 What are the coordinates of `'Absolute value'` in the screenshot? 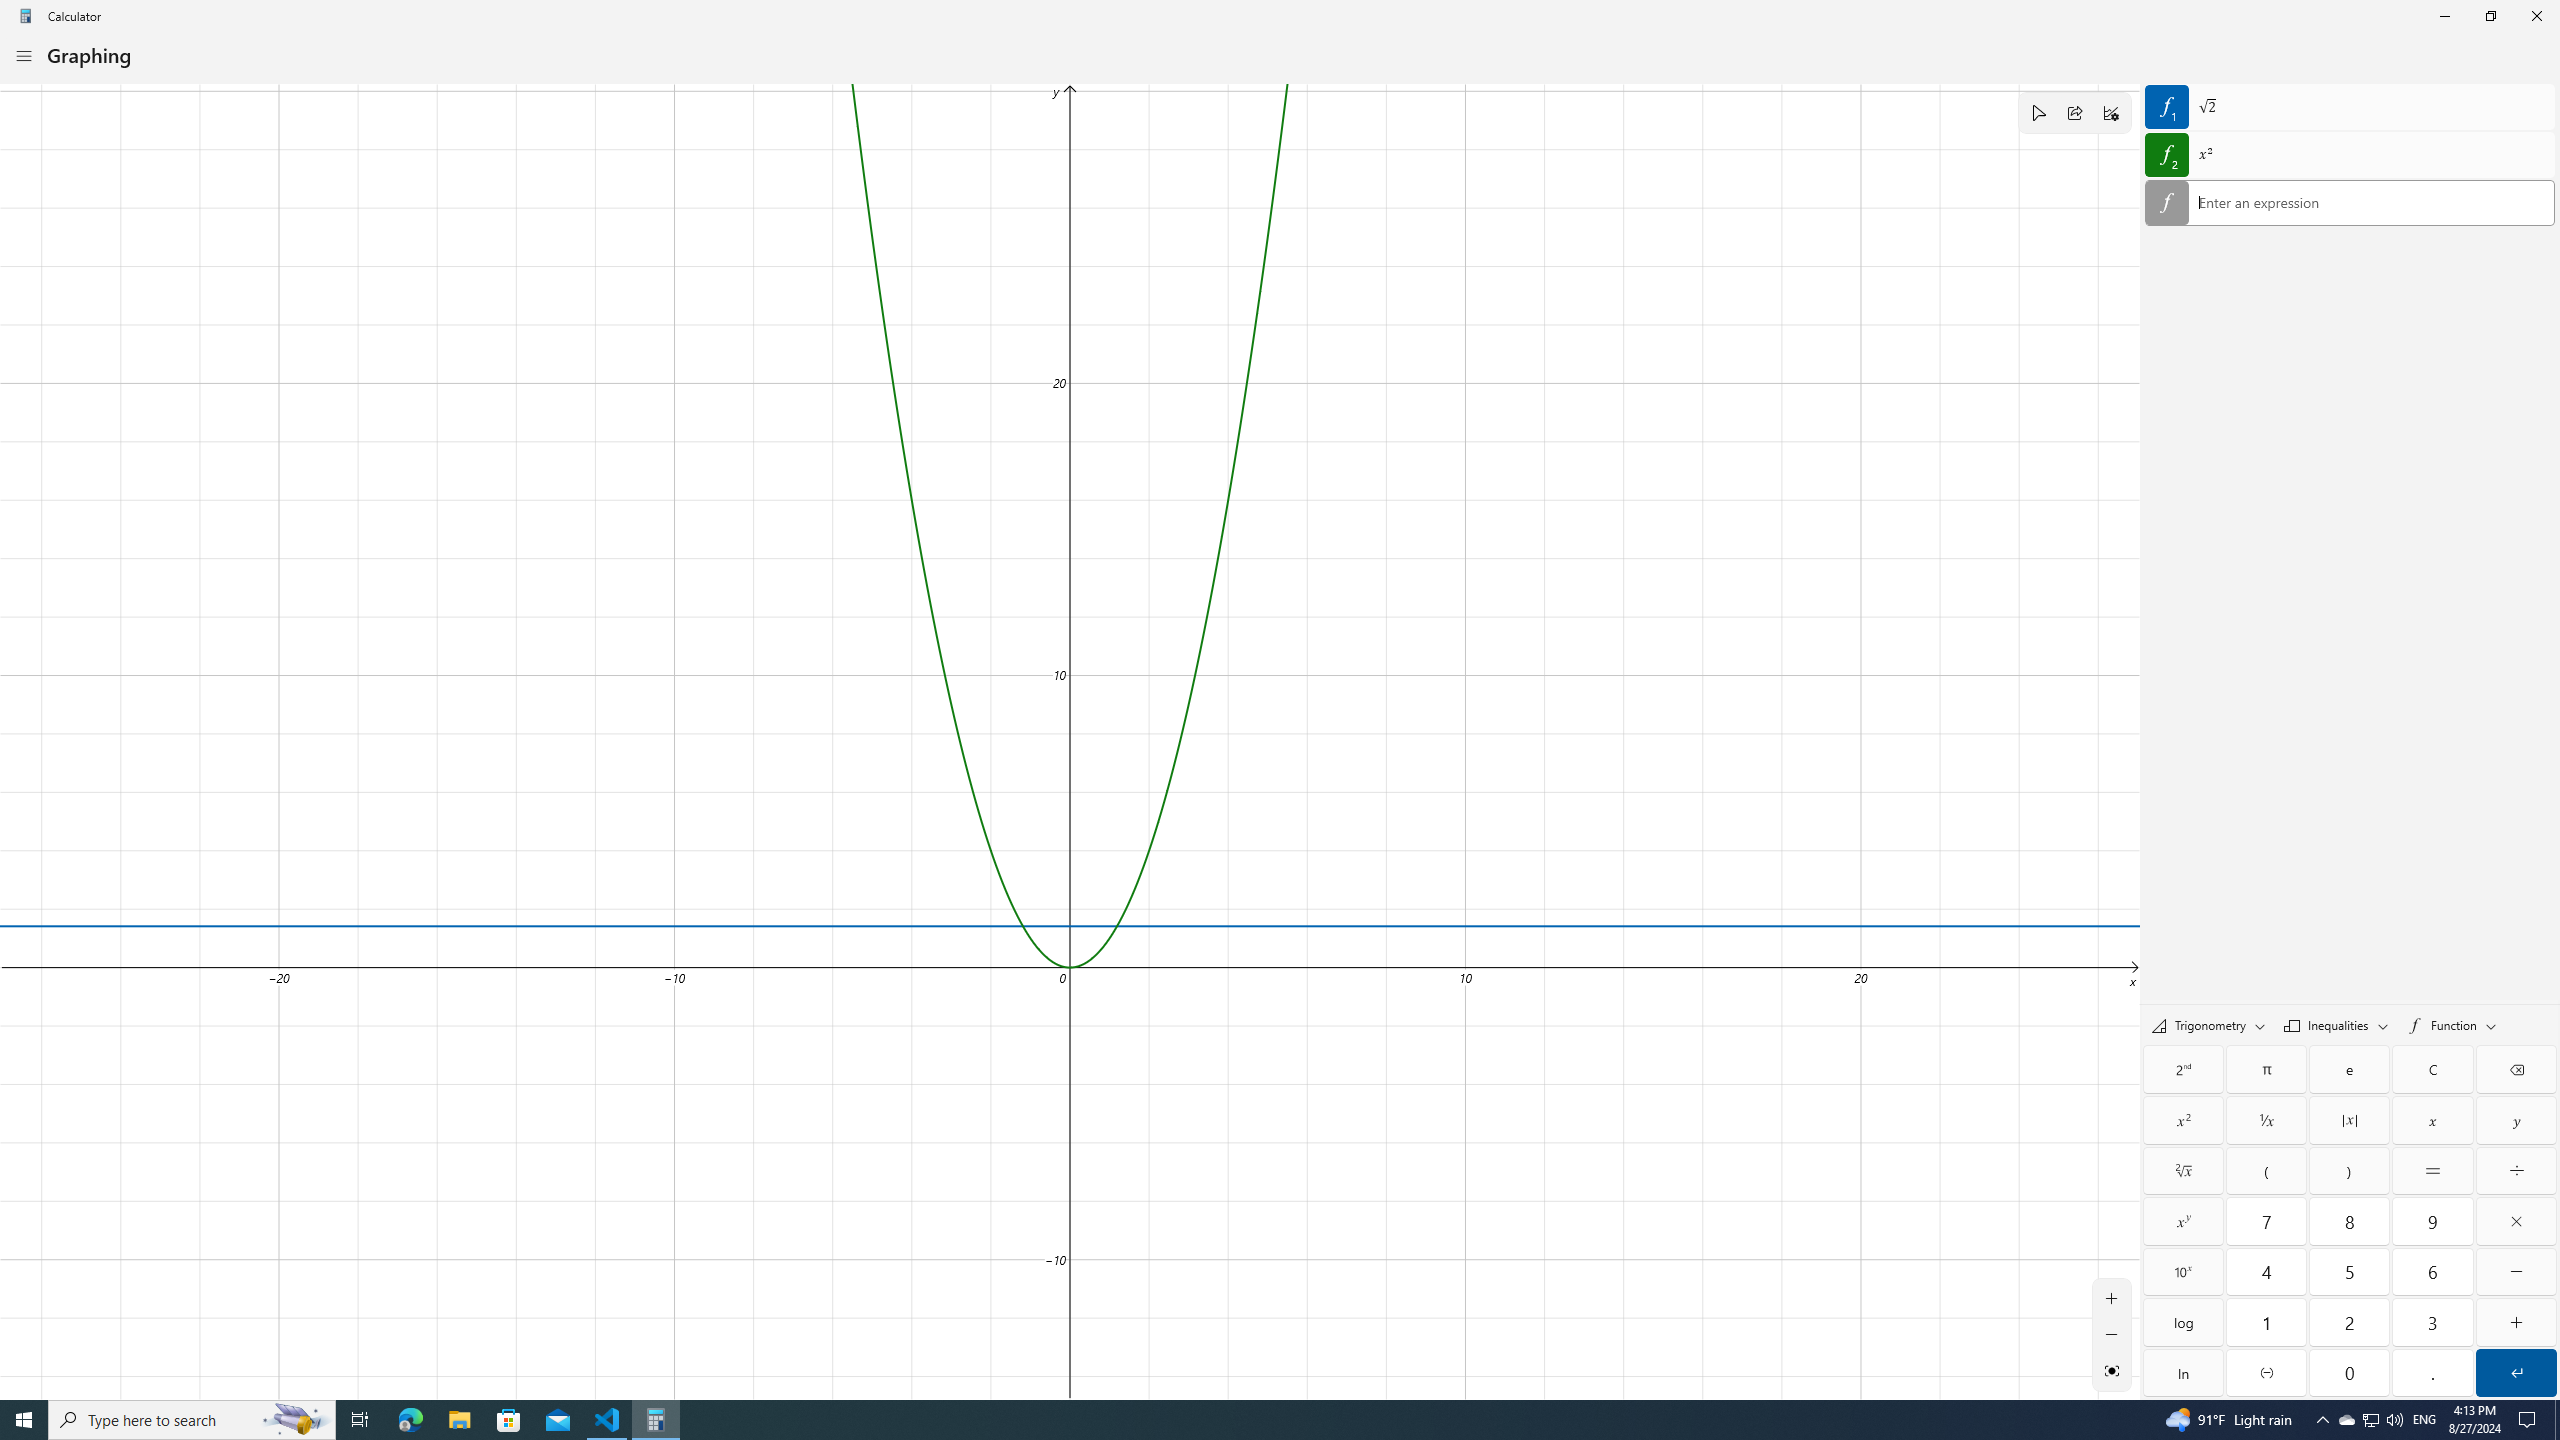 It's located at (2349, 1119).